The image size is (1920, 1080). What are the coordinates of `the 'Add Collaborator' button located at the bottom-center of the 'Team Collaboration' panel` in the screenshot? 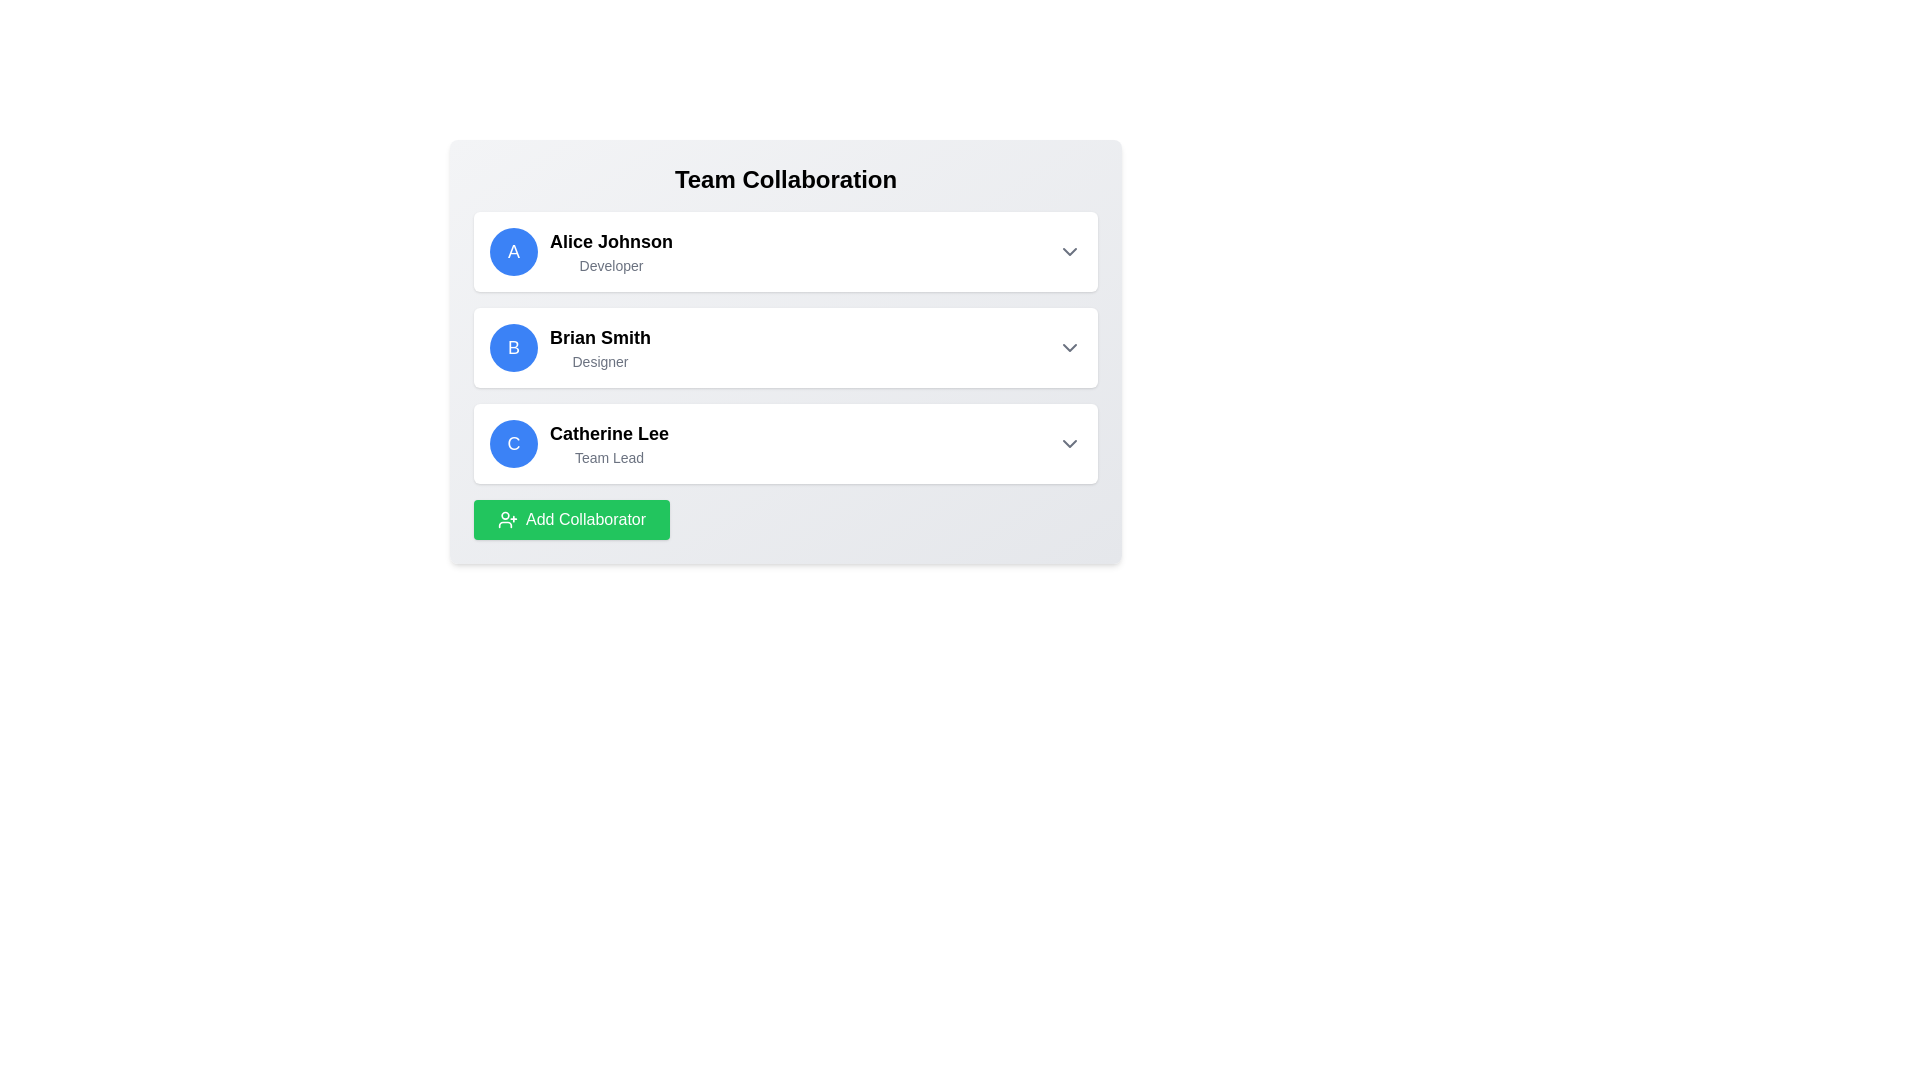 It's located at (570, 519).